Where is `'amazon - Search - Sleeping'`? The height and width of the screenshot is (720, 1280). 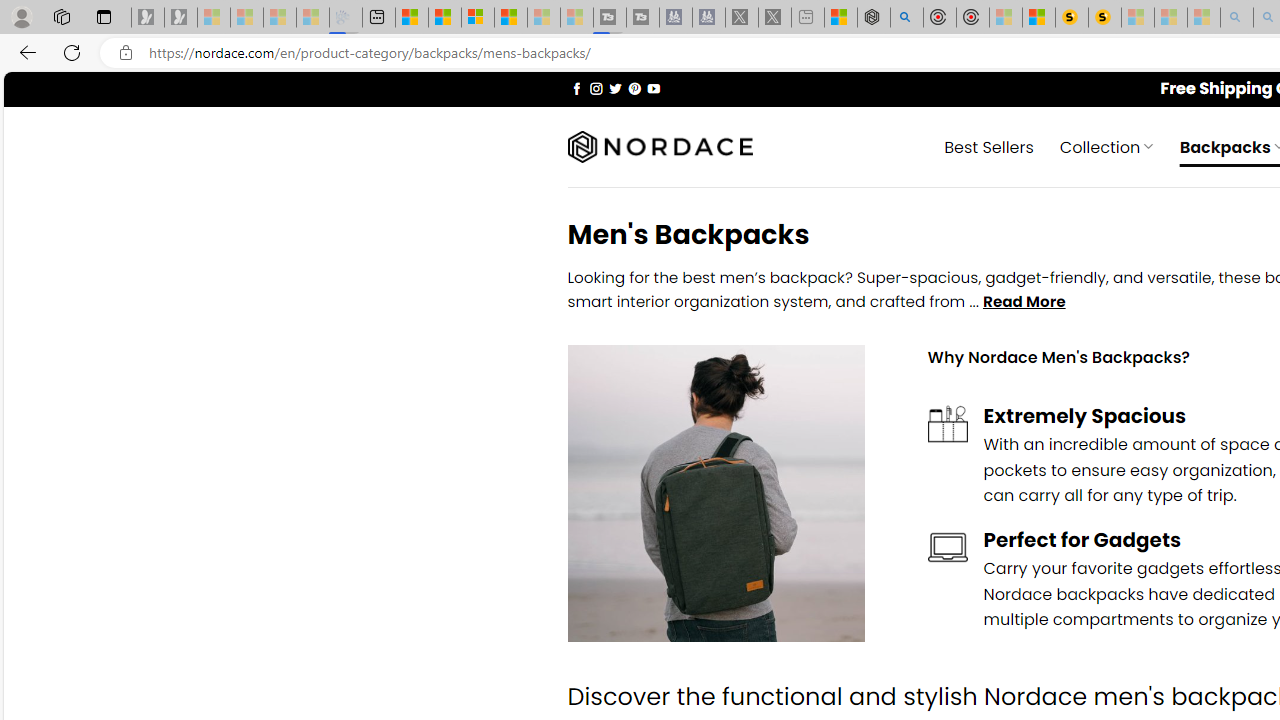 'amazon - Search - Sleeping' is located at coordinates (1236, 17).